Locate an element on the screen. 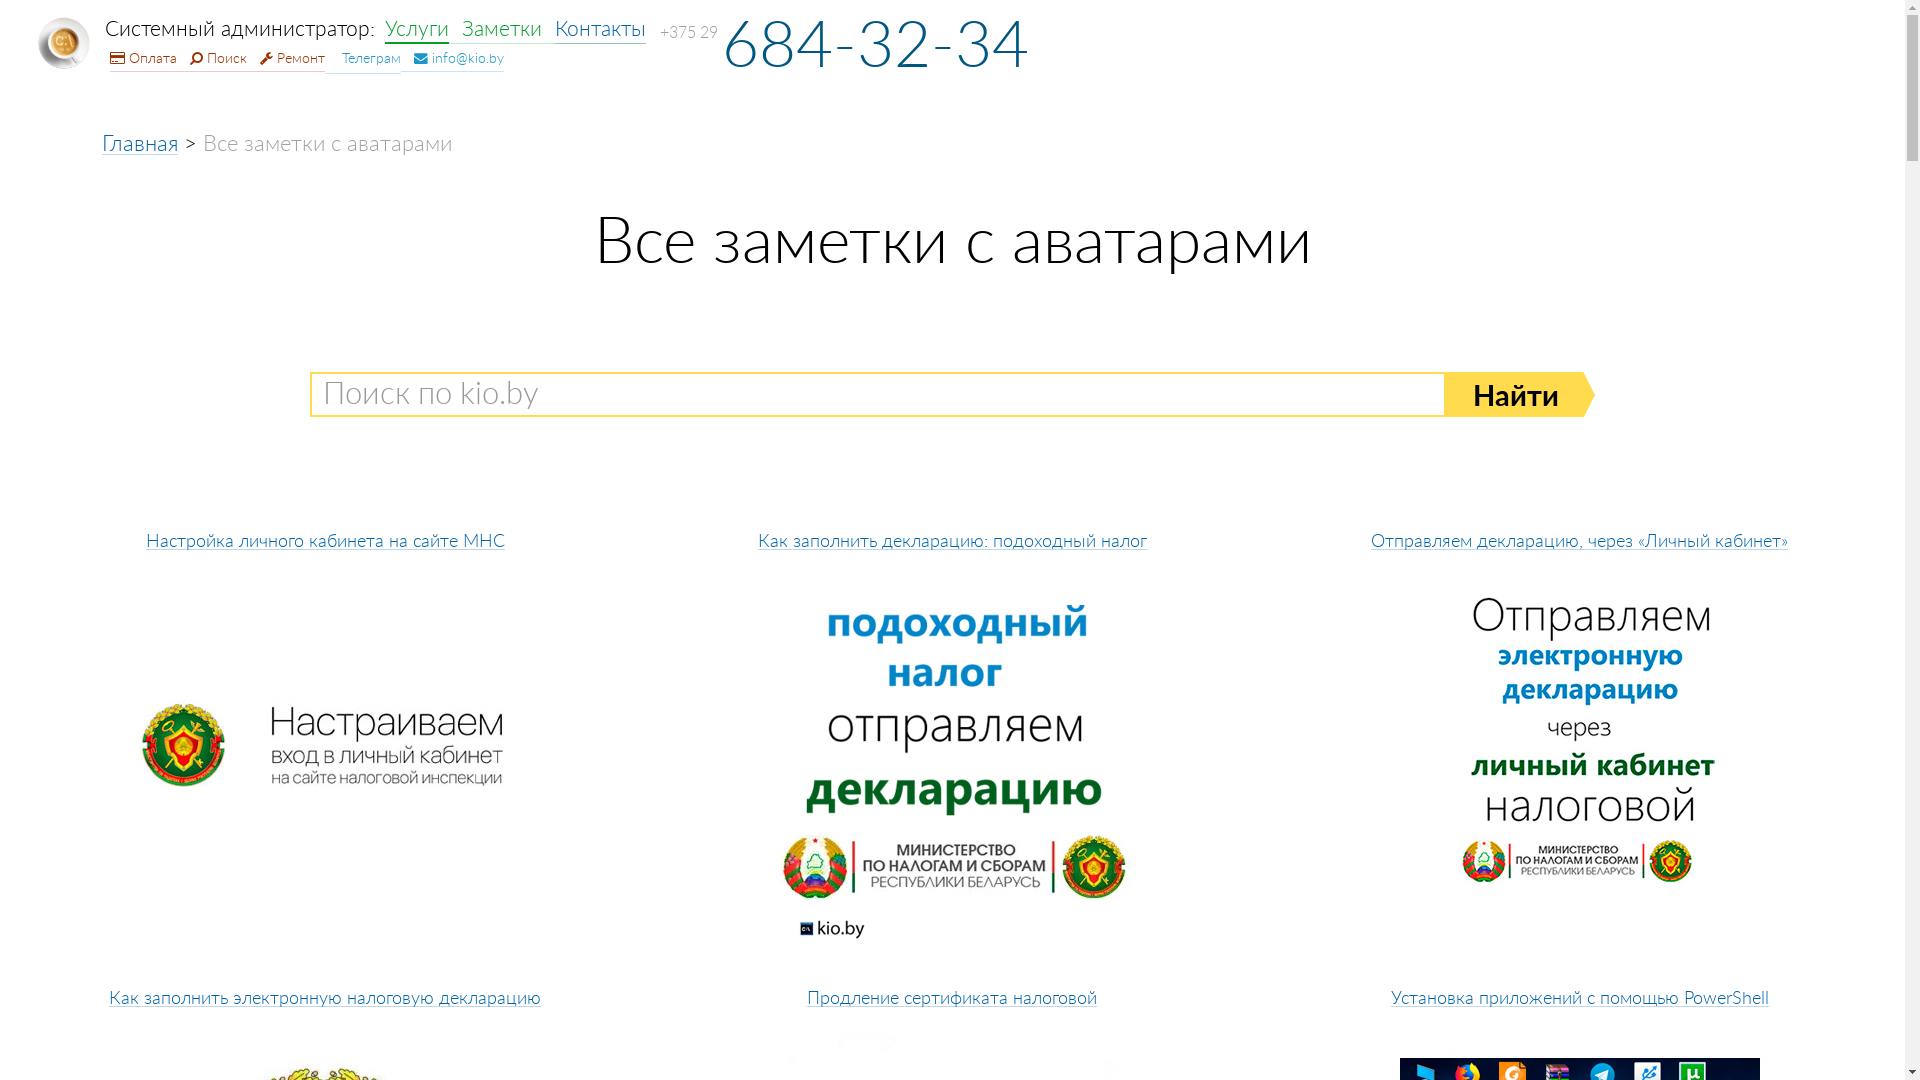 Image resolution: width=1920 pixels, height=1080 pixels. ' info@kio.by' is located at coordinates (400, 57).